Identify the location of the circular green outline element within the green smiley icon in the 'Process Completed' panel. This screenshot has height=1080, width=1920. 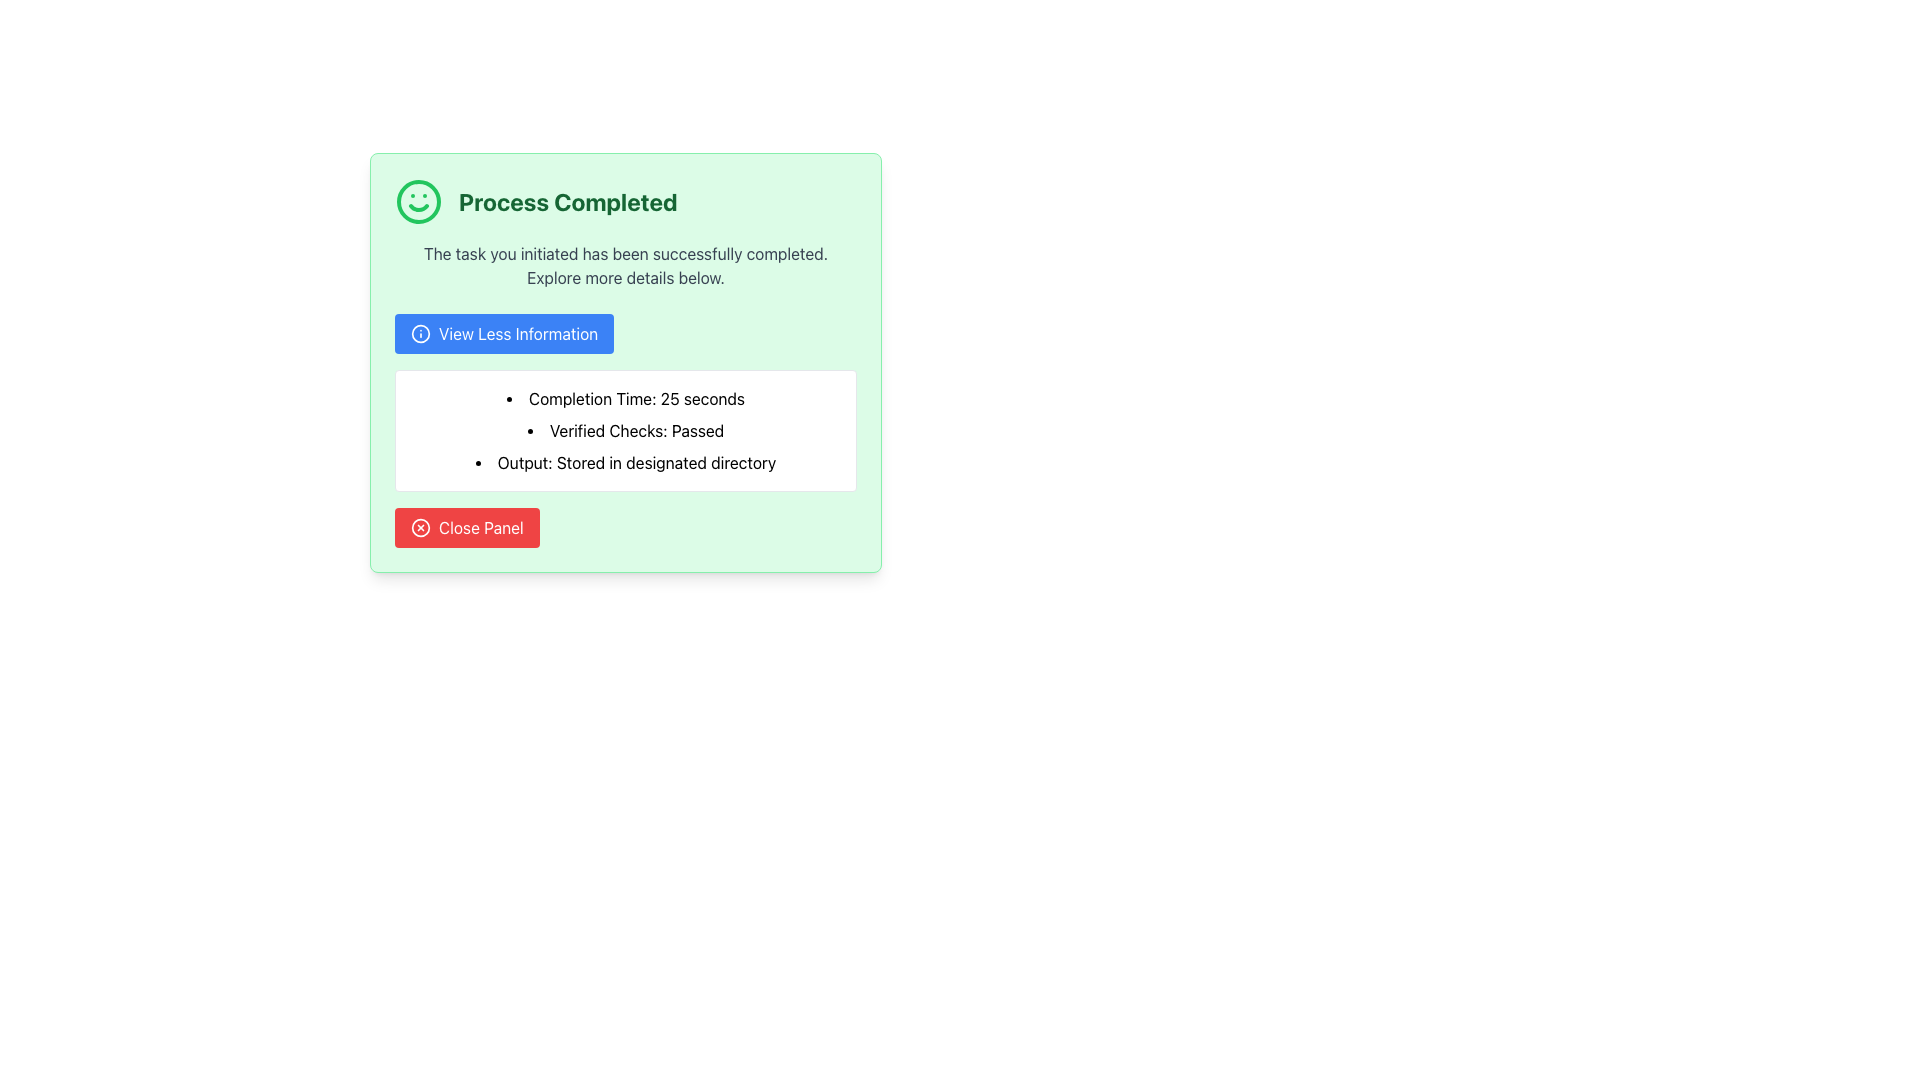
(417, 201).